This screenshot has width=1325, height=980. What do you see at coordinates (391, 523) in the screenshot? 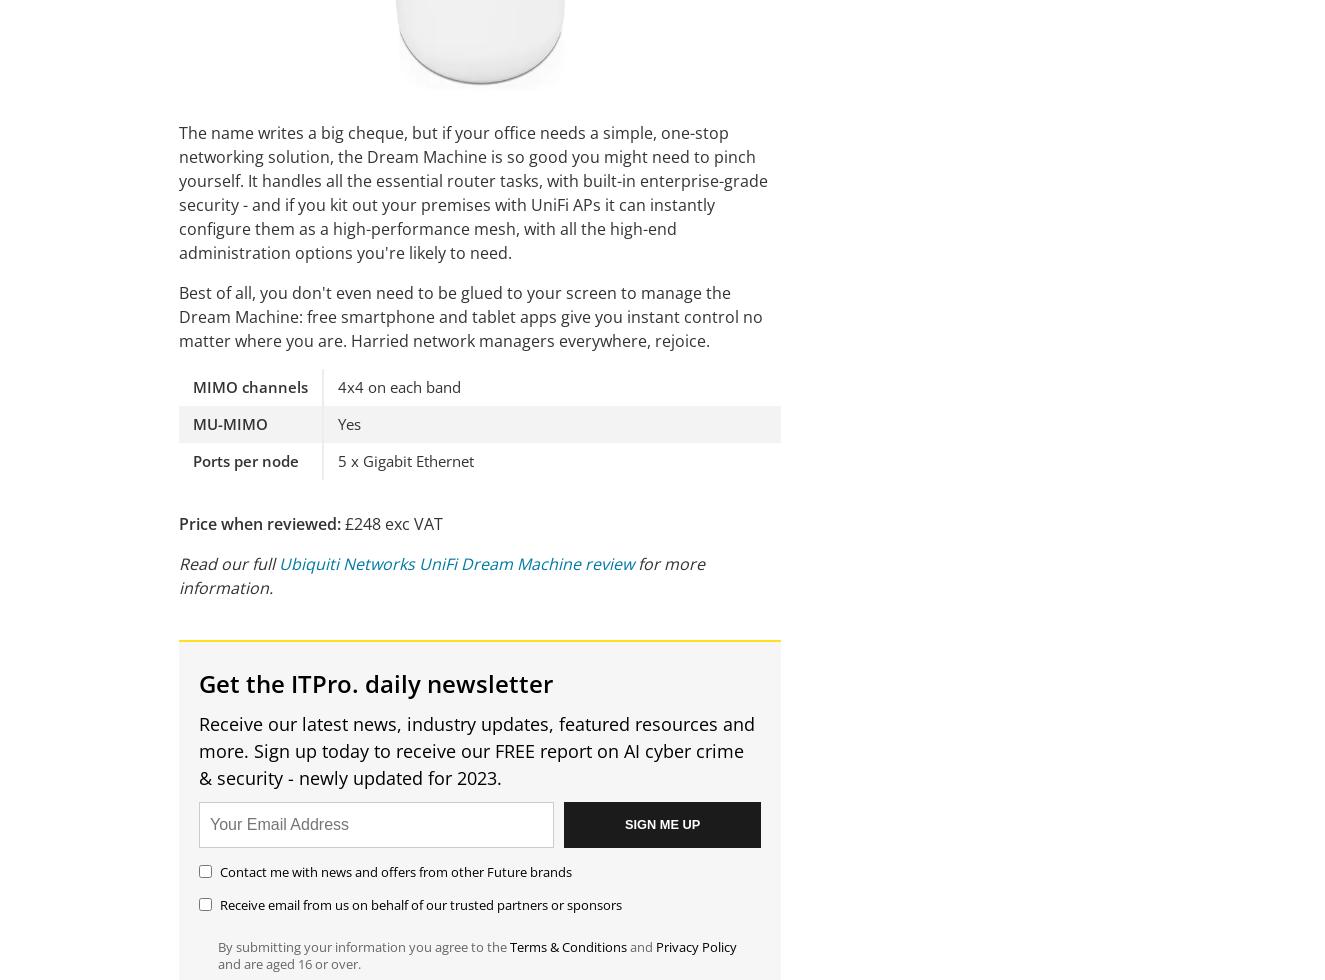
I see `'£248 exc VAT'` at bounding box center [391, 523].